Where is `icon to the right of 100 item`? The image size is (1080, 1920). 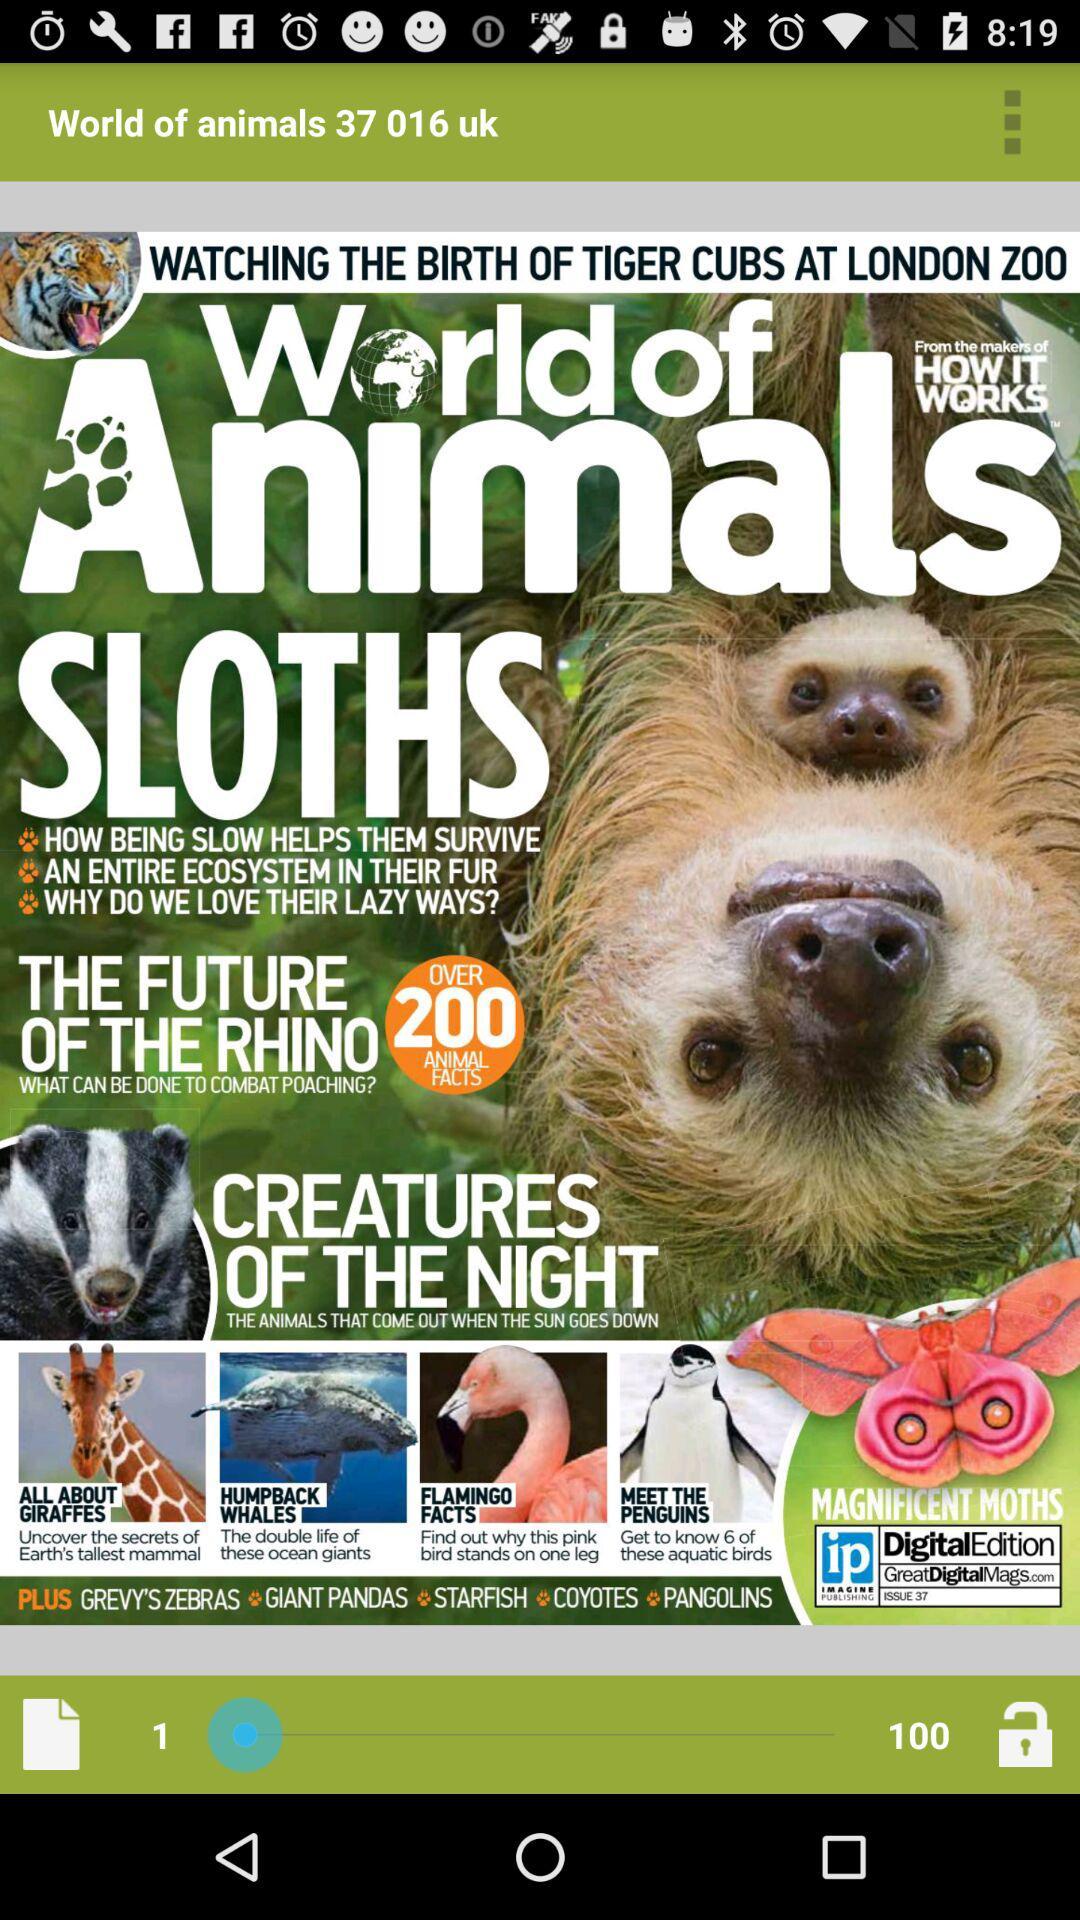 icon to the right of 100 item is located at coordinates (1025, 1733).